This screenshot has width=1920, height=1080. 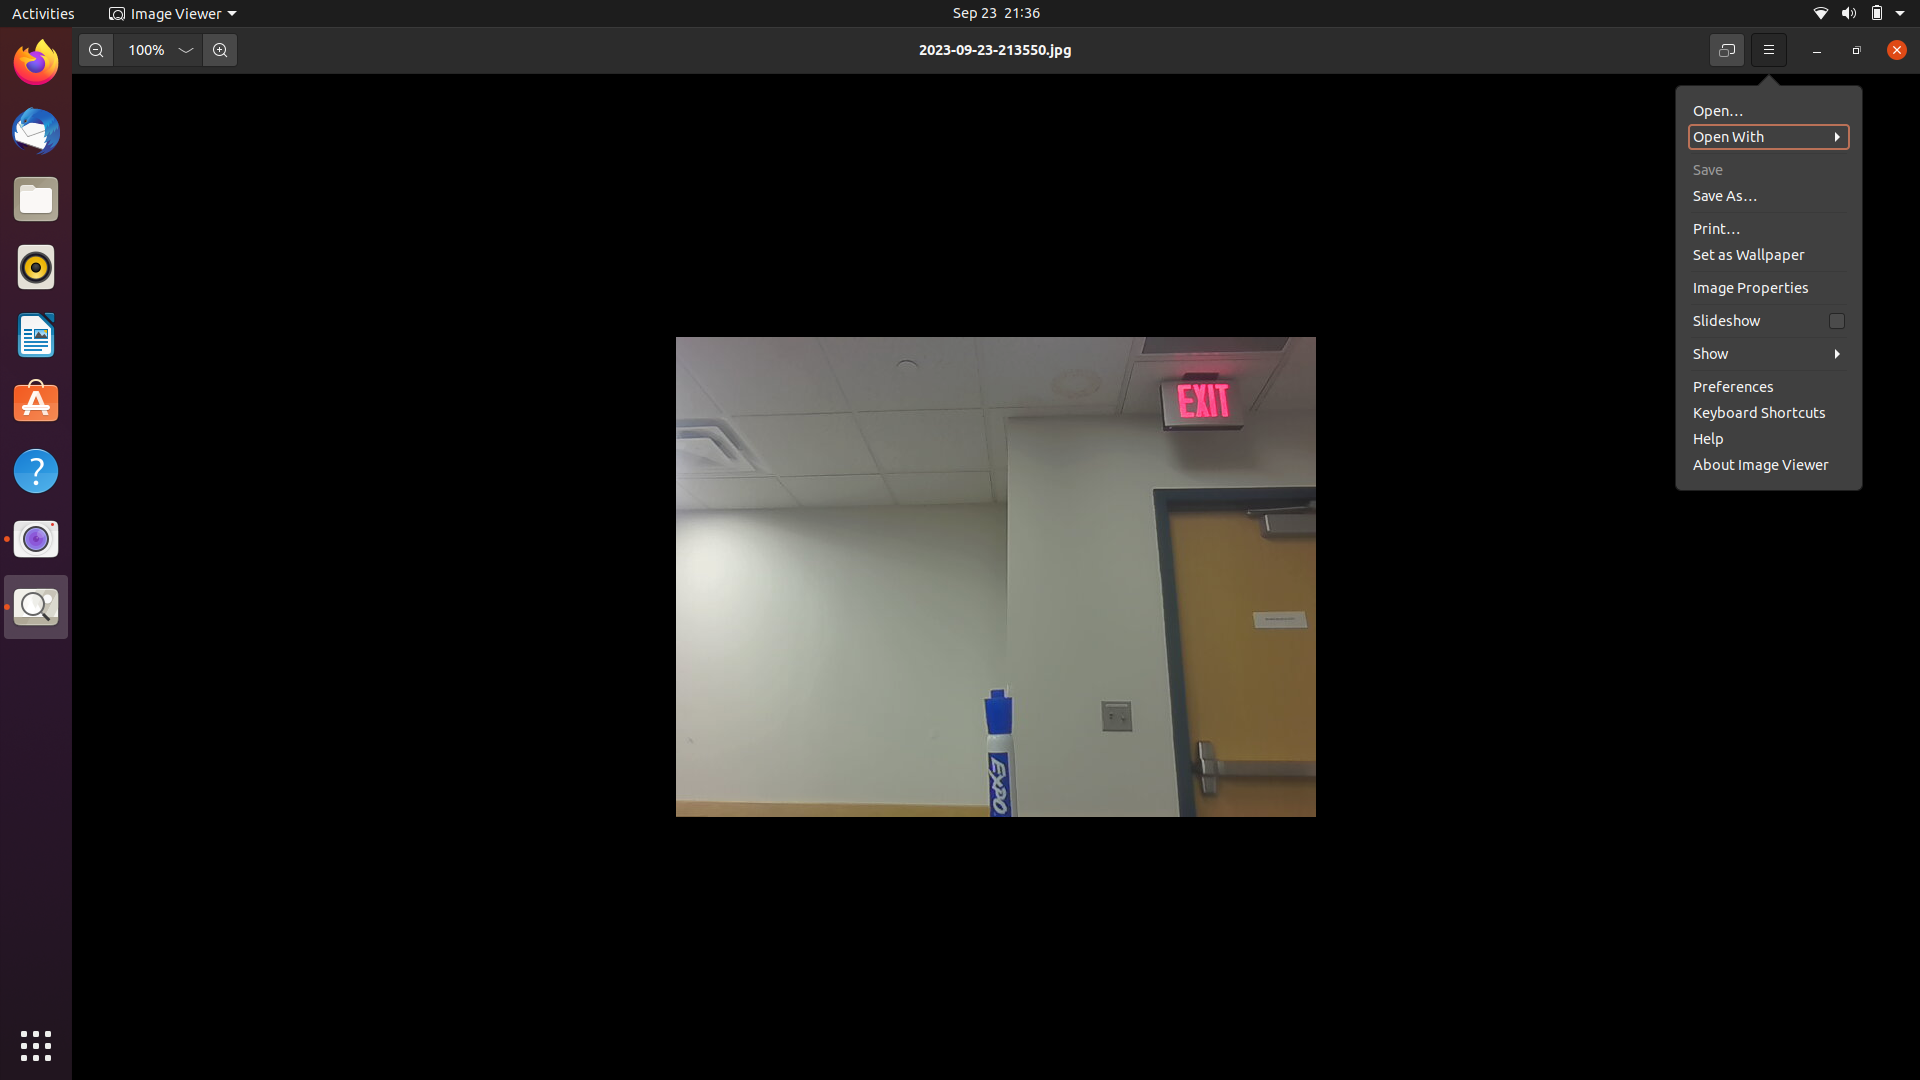 I want to click on the about page of the image viewer software, so click(x=1761, y=384).